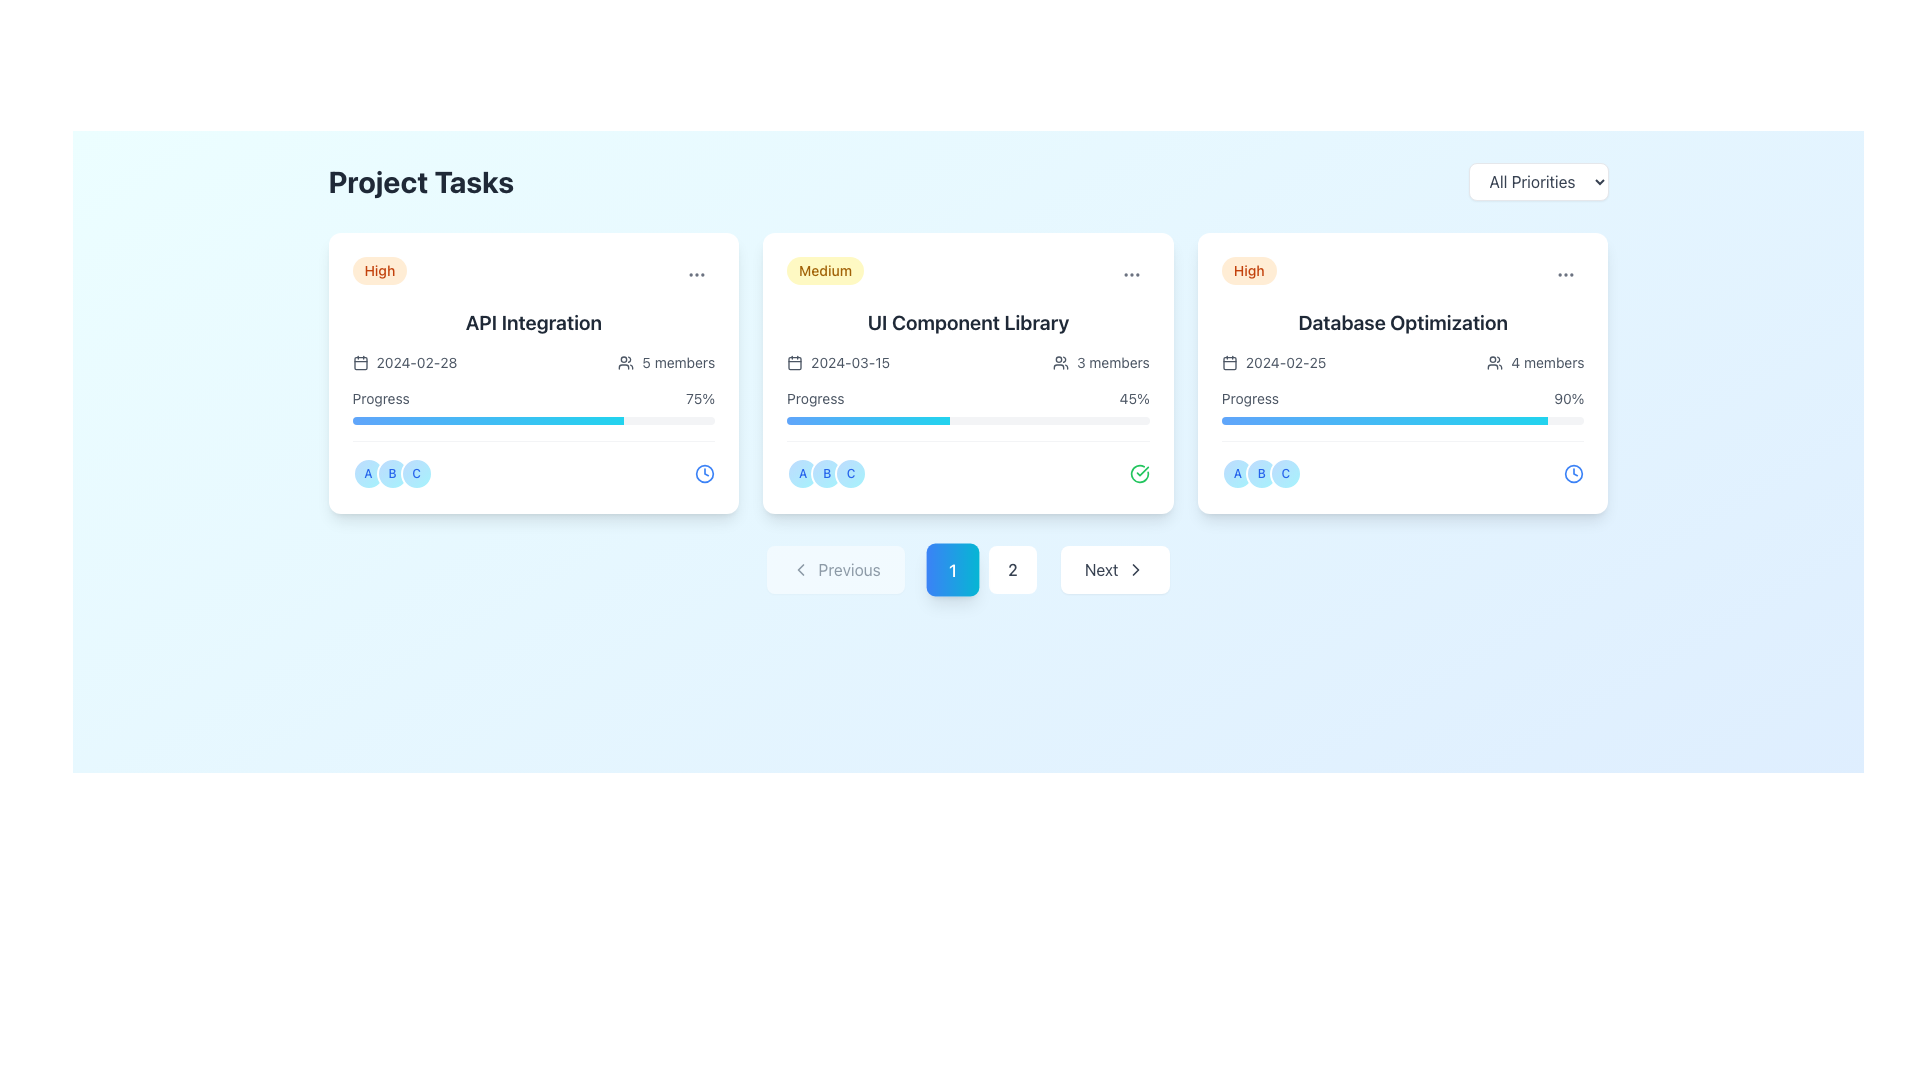 This screenshot has height=1080, width=1920. What do you see at coordinates (1540, 419) in the screenshot?
I see `progress` at bounding box center [1540, 419].